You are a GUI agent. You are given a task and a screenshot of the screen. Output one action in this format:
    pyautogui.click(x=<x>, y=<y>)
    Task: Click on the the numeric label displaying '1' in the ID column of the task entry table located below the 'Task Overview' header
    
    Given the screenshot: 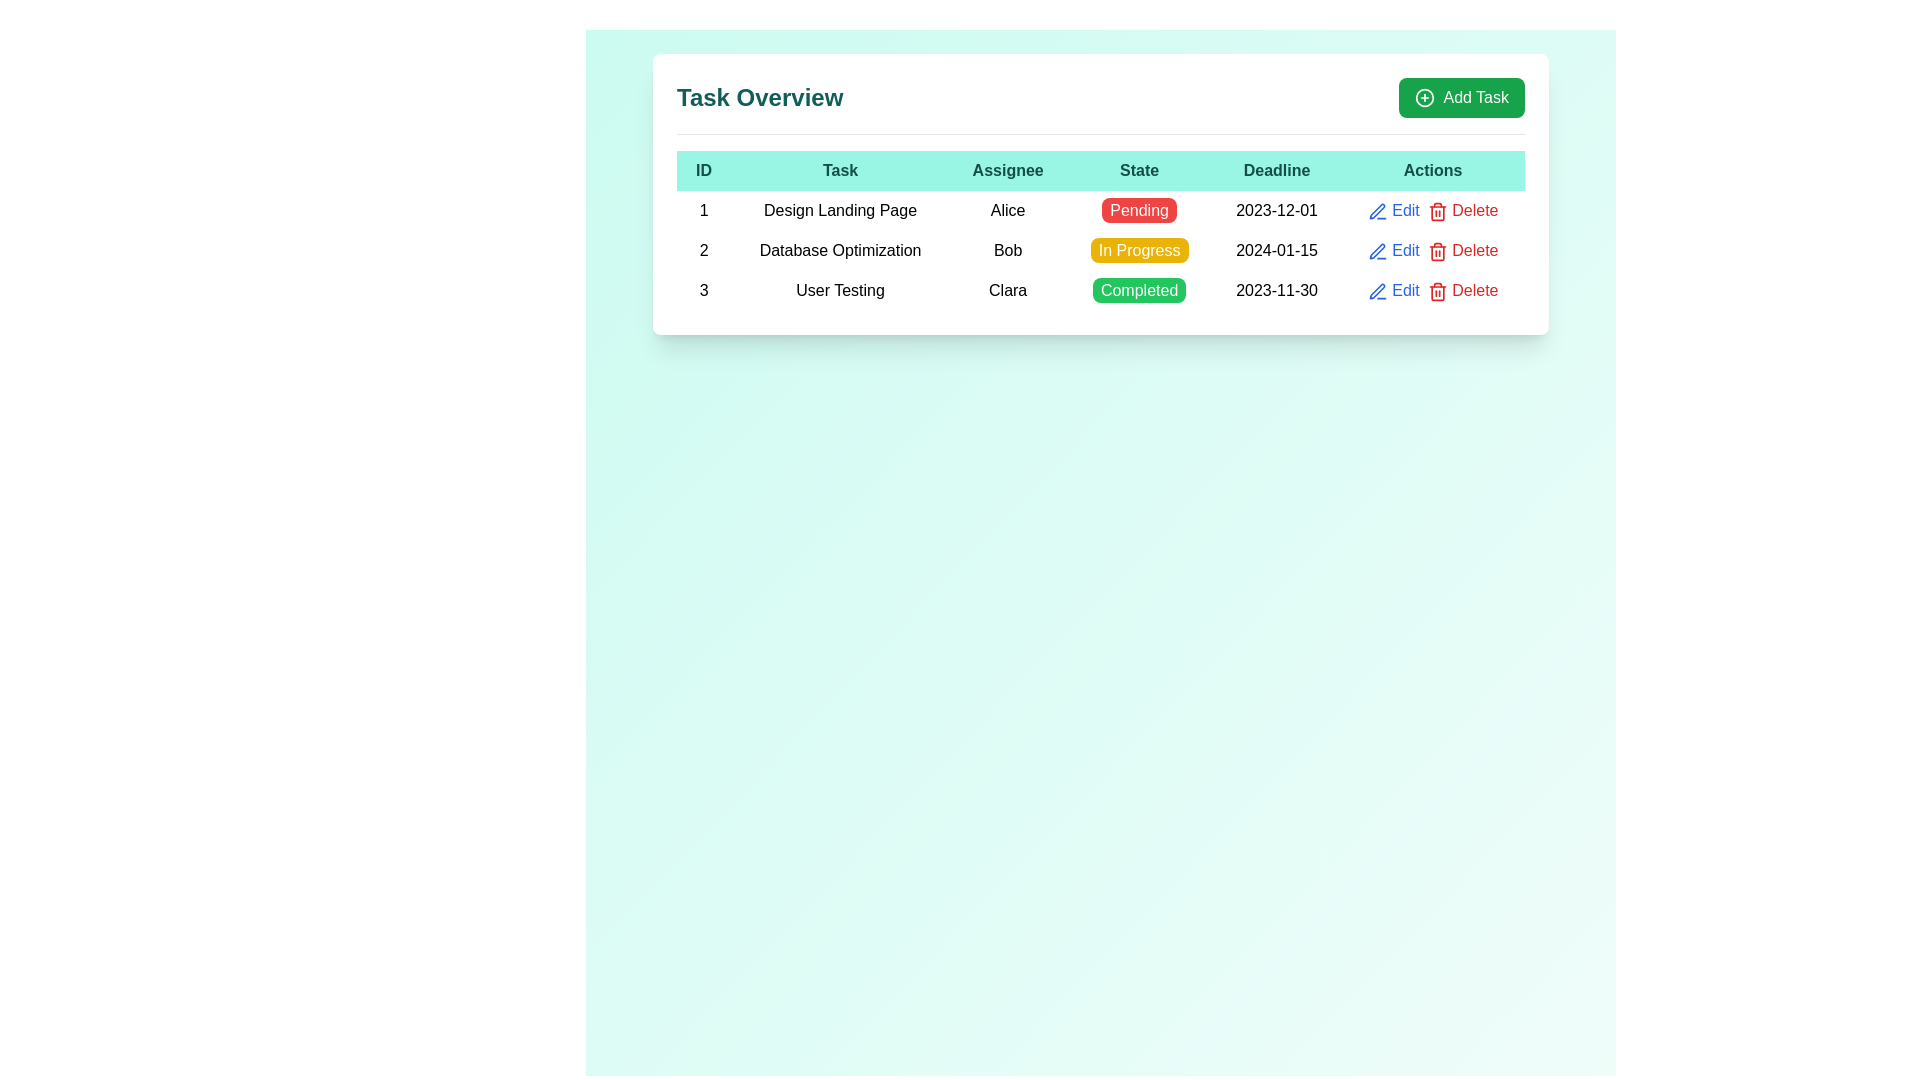 What is the action you would take?
    pyautogui.click(x=704, y=211)
    